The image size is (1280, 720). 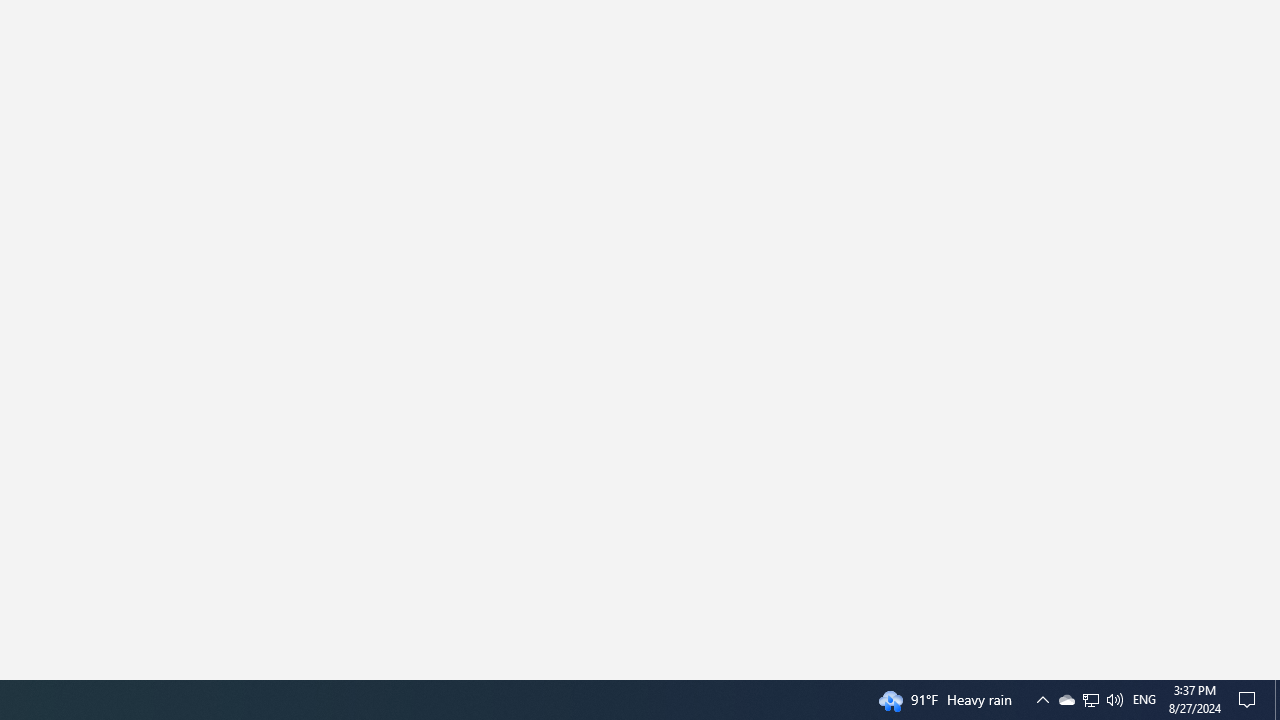 I want to click on 'Vertical Small Increase', so click(x=1271, y=672).